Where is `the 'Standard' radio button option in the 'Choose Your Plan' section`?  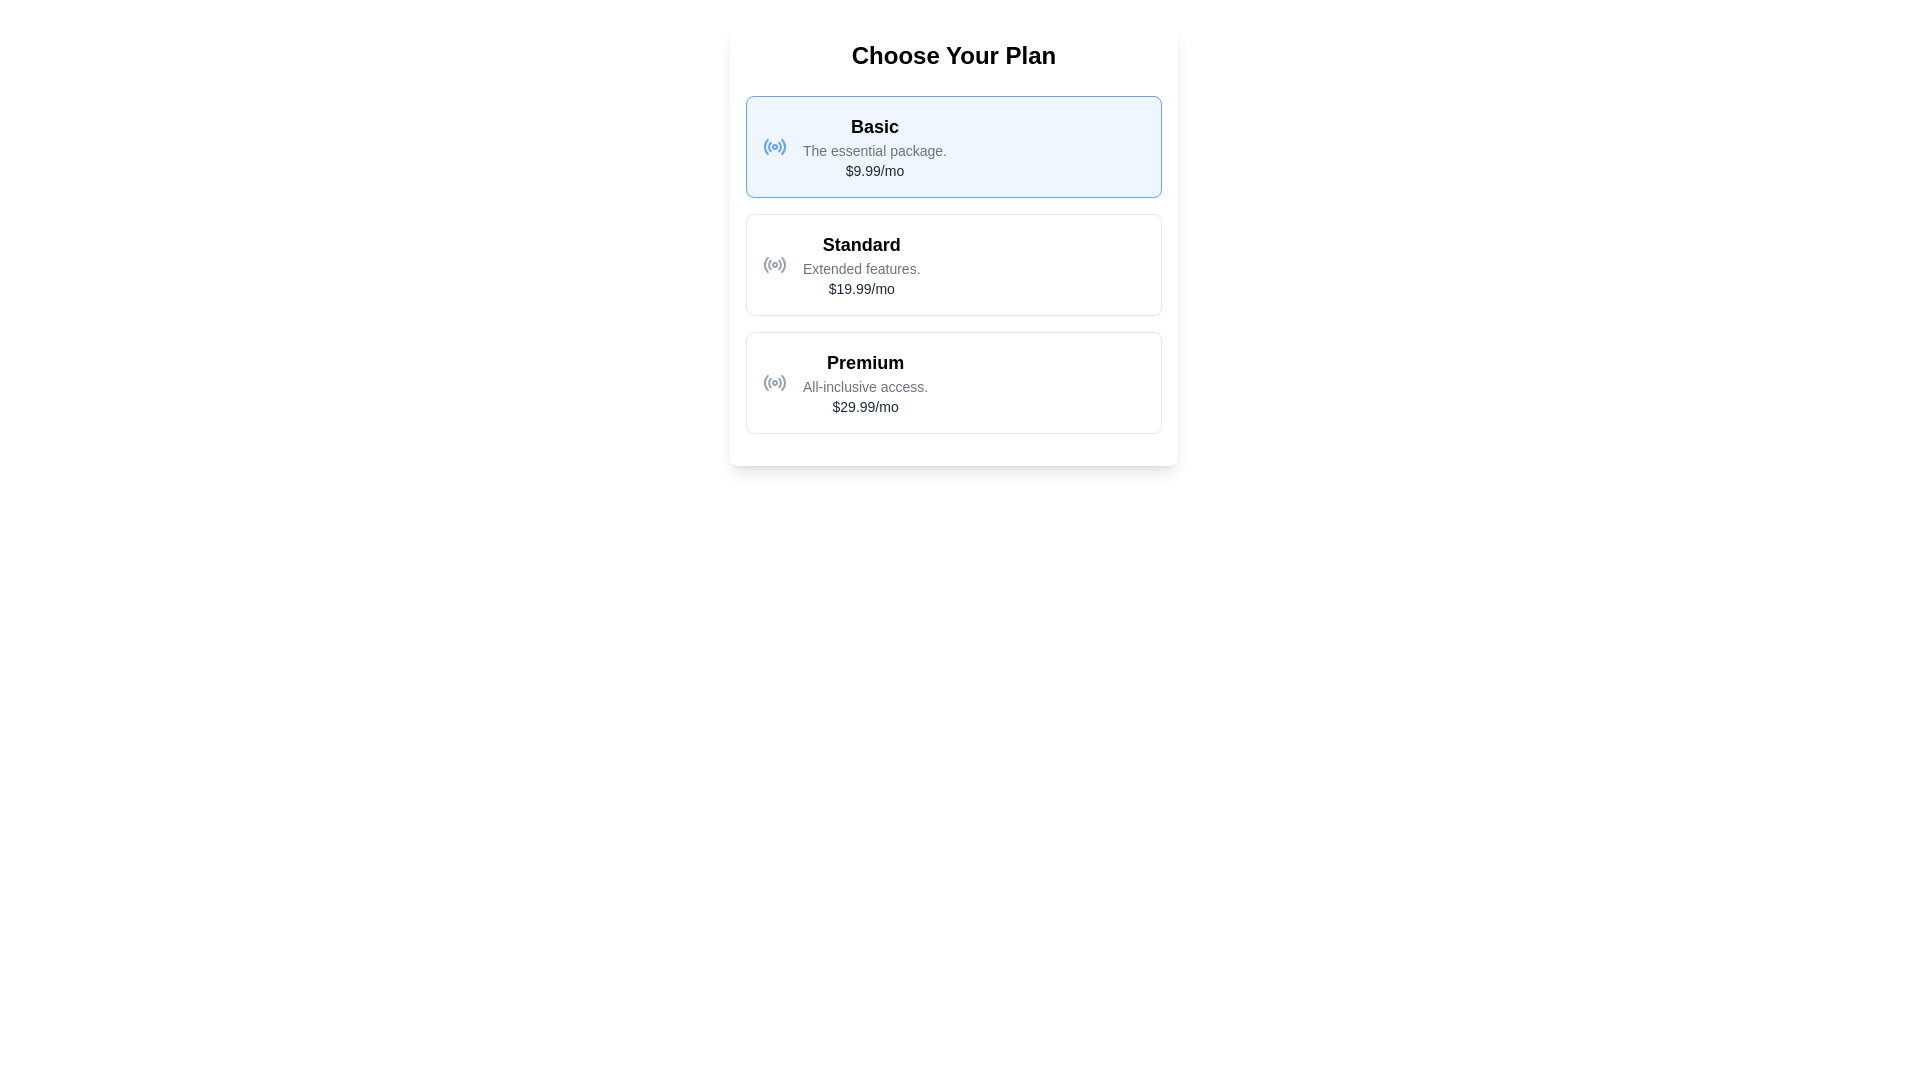
the 'Standard' radio button option in the 'Choose Your Plan' section is located at coordinates (953, 264).